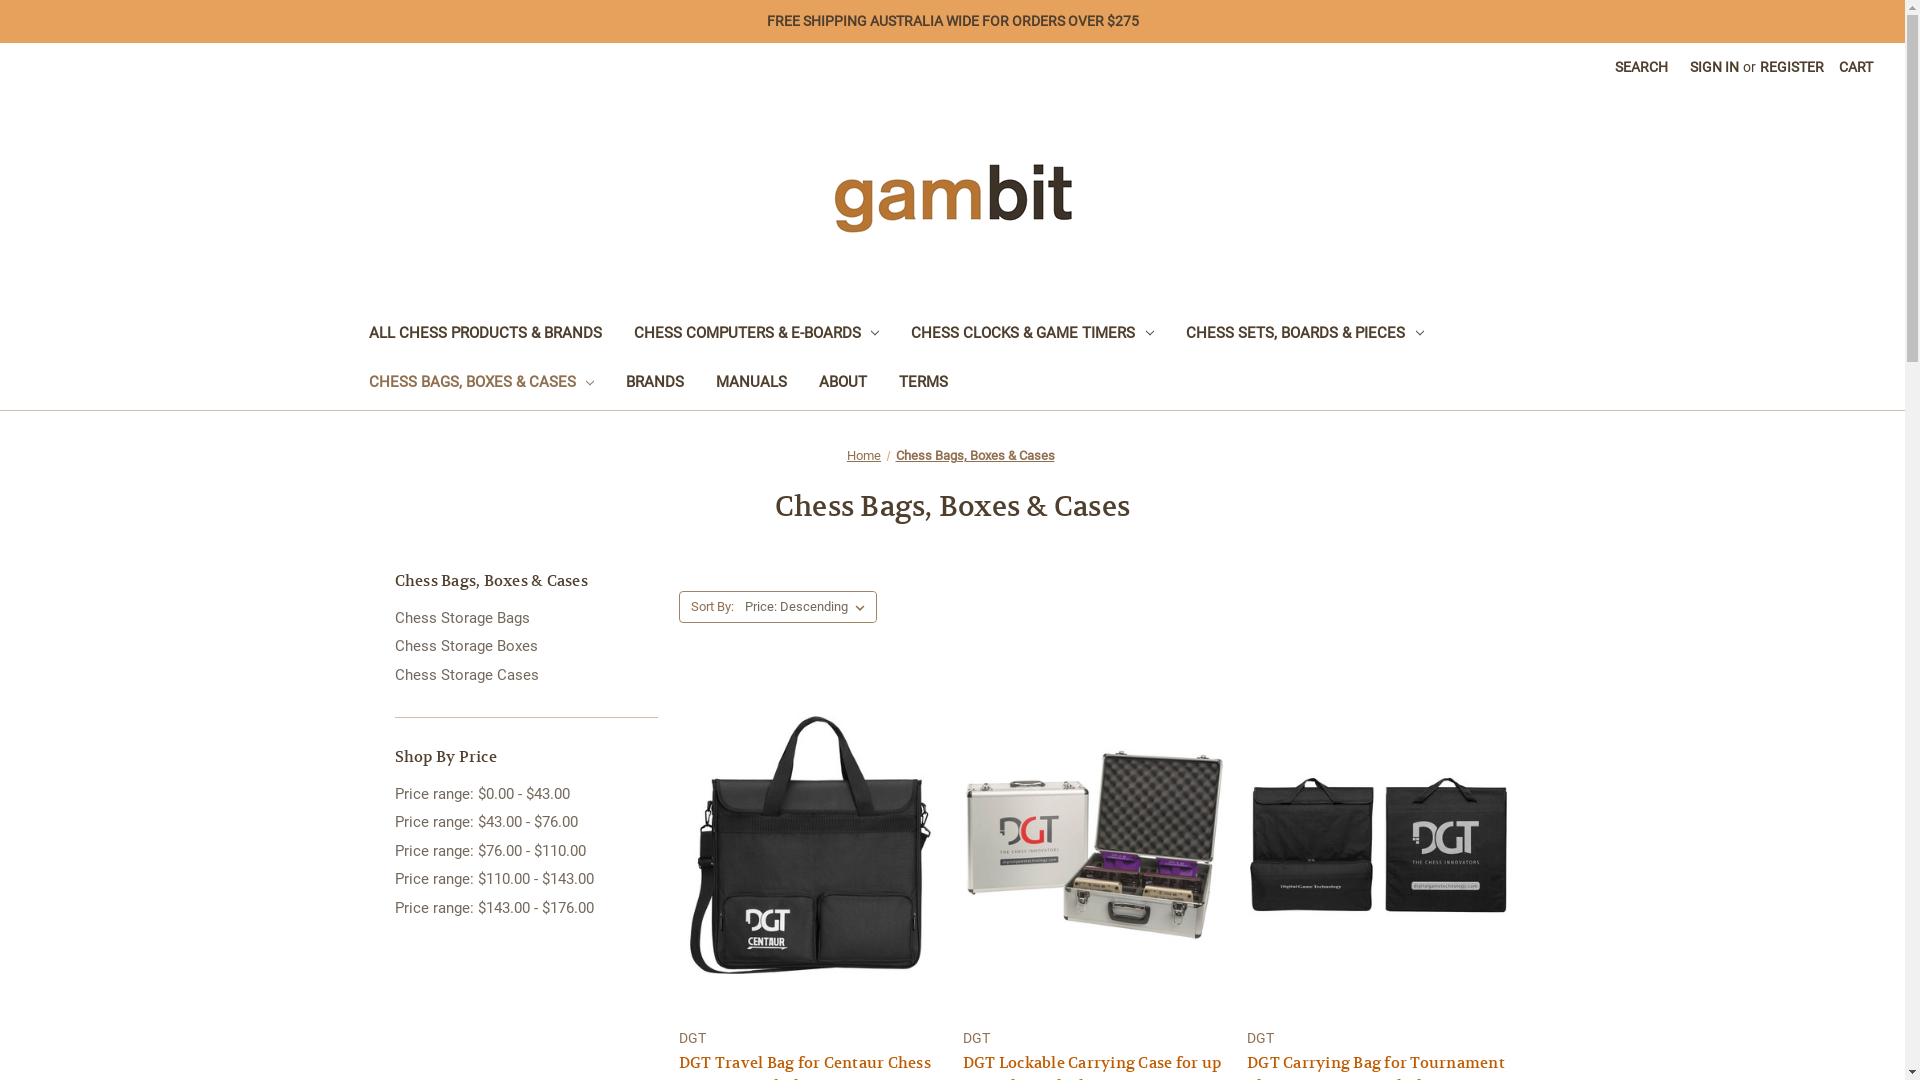 The image size is (1920, 1080). What do you see at coordinates (525, 851) in the screenshot?
I see `'Price range: $76.00 - $110.00'` at bounding box center [525, 851].